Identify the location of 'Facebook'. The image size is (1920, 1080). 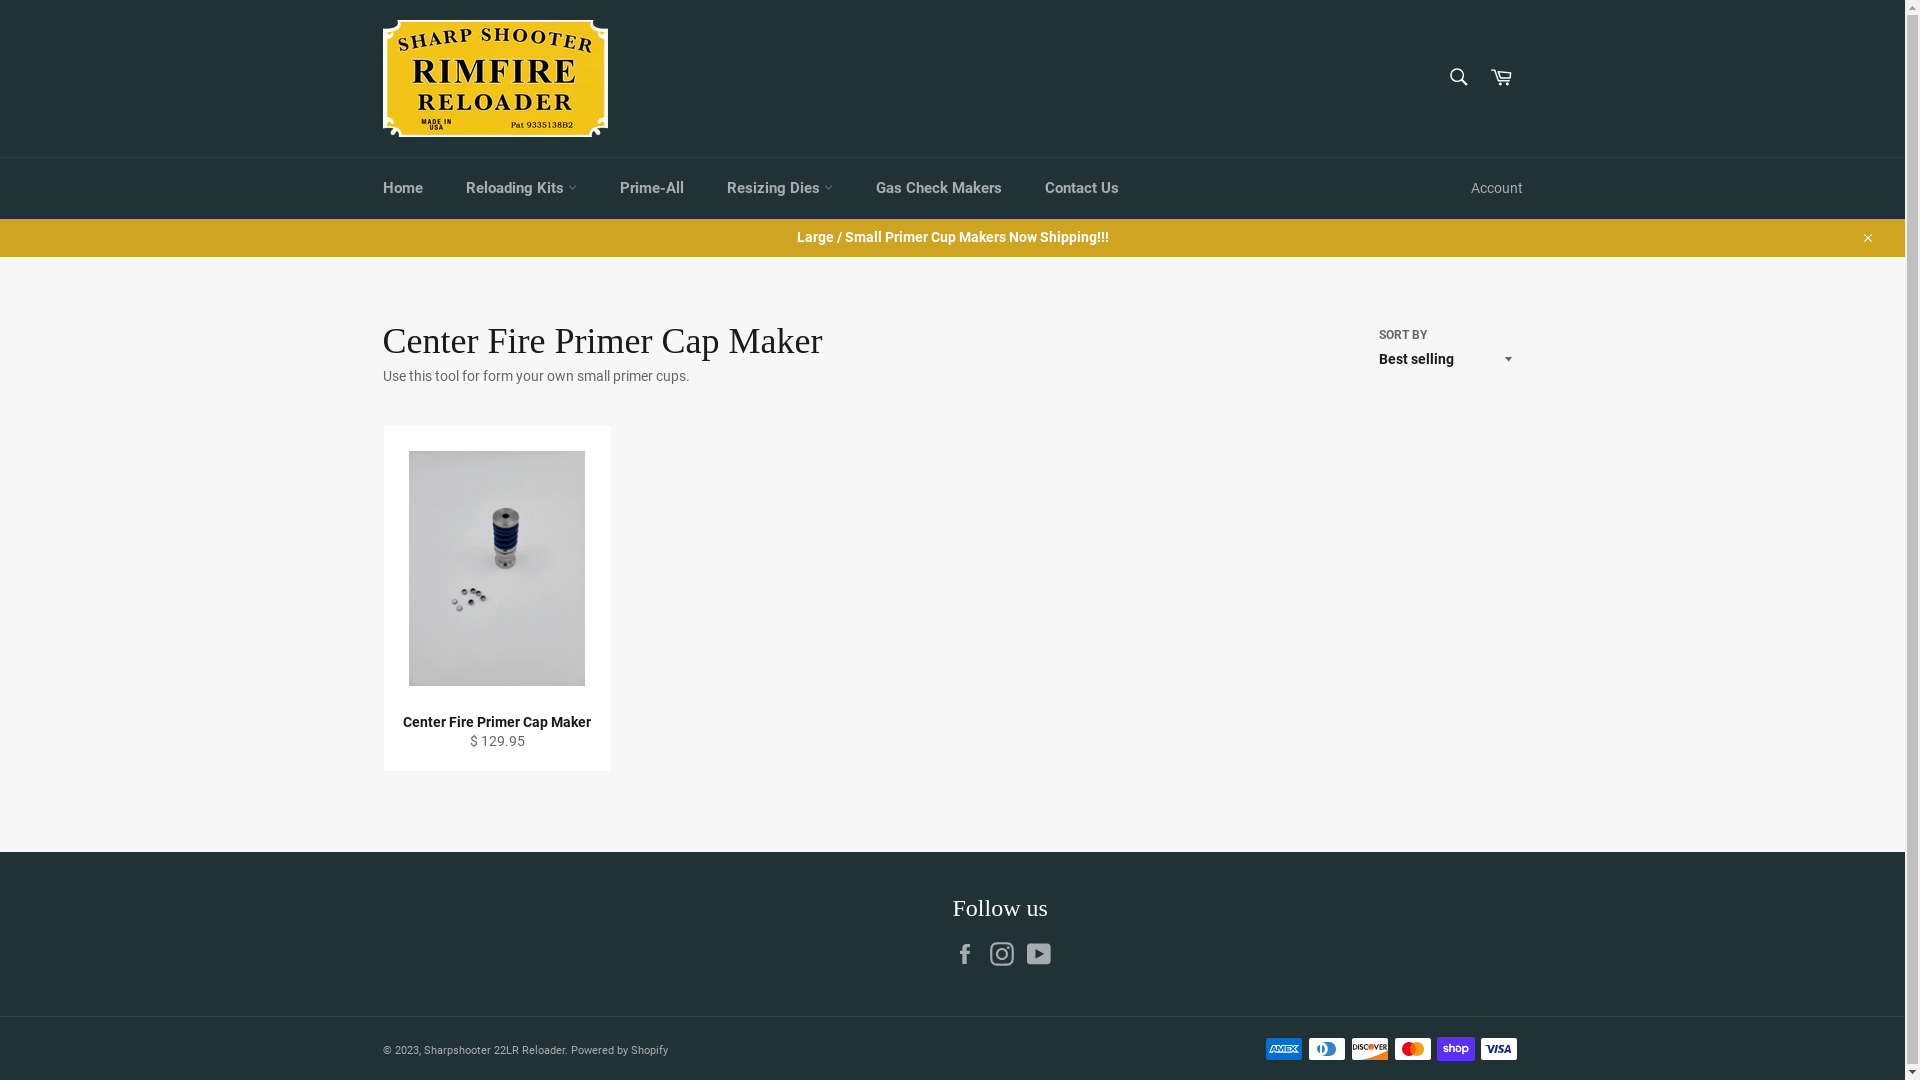
(969, 952).